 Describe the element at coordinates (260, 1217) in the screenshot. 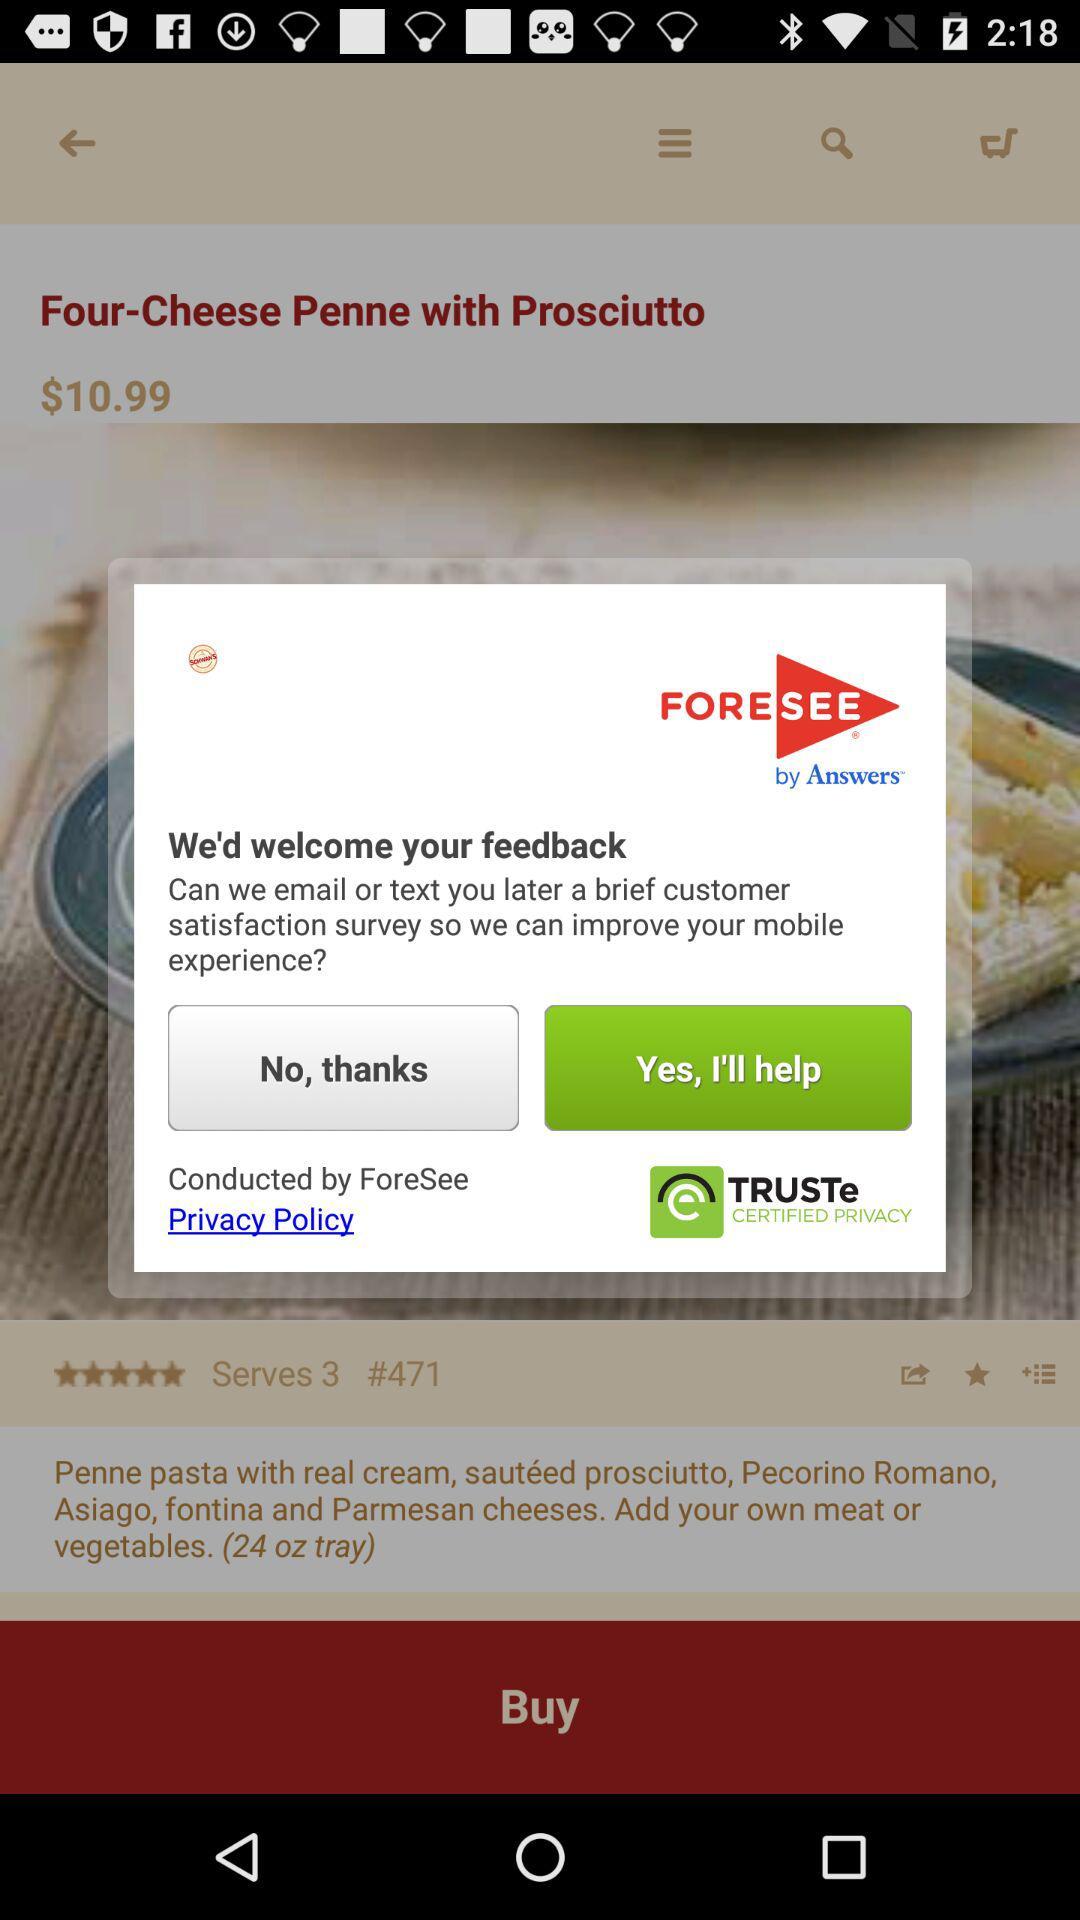

I see `the icon below the conducted by foresee item` at that location.